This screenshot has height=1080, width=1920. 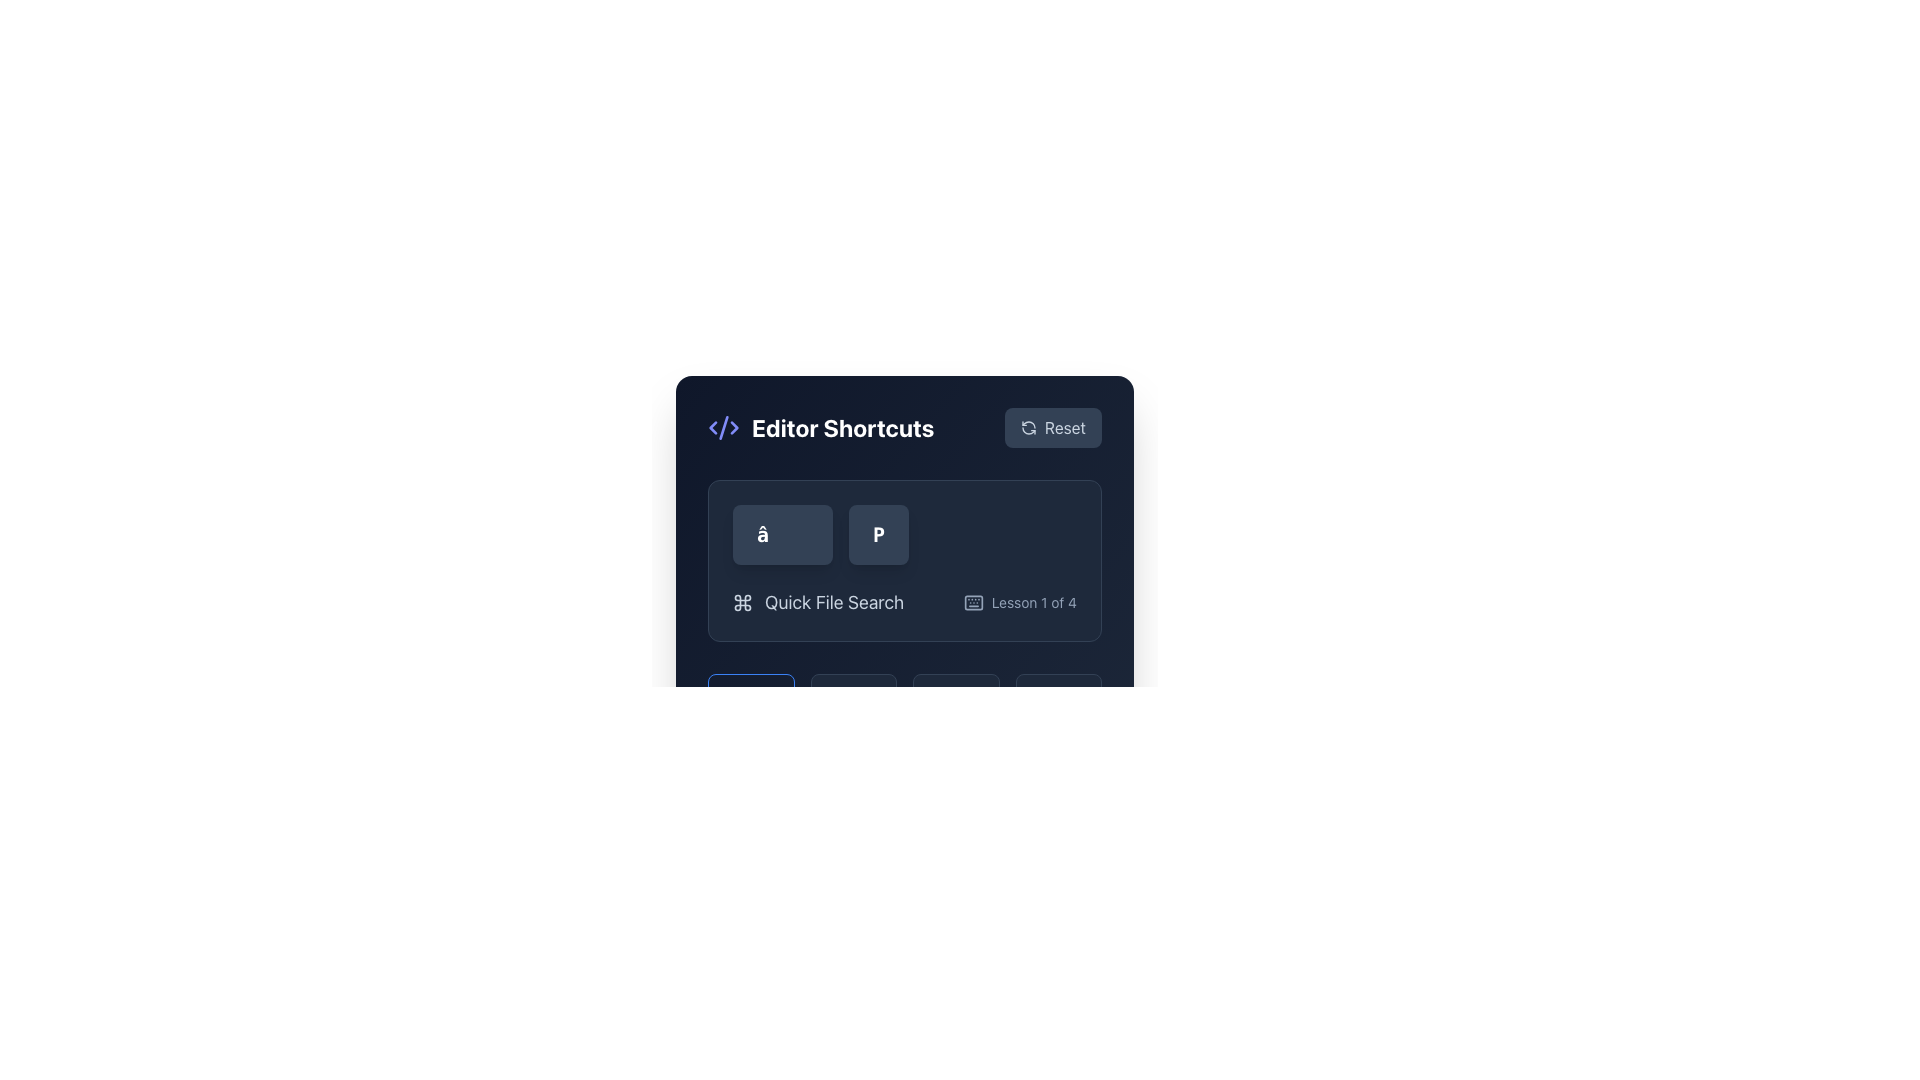 I want to click on the stylized diagonal line in the middle of the XML code icon, which is represented as a slash or stroke within an SVG icon, so click(x=723, y=427).